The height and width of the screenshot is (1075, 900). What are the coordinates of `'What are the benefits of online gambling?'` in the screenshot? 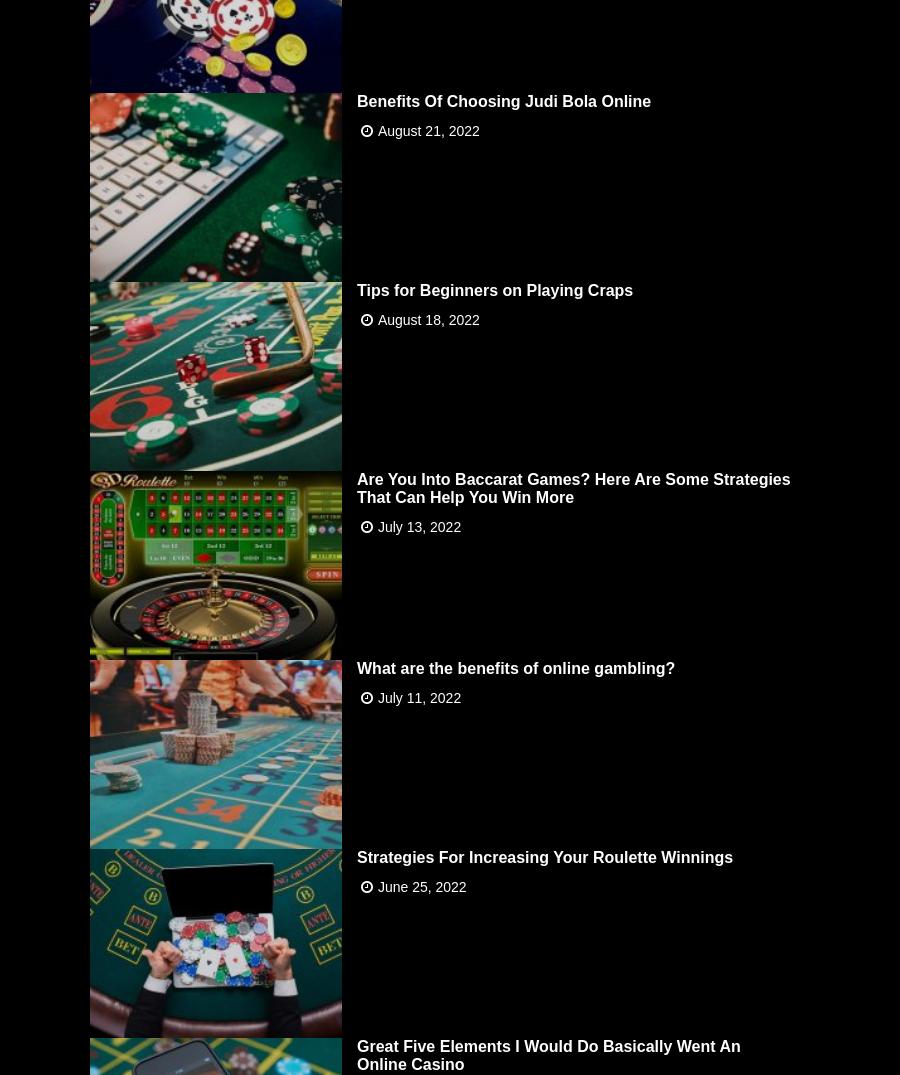 It's located at (357, 667).